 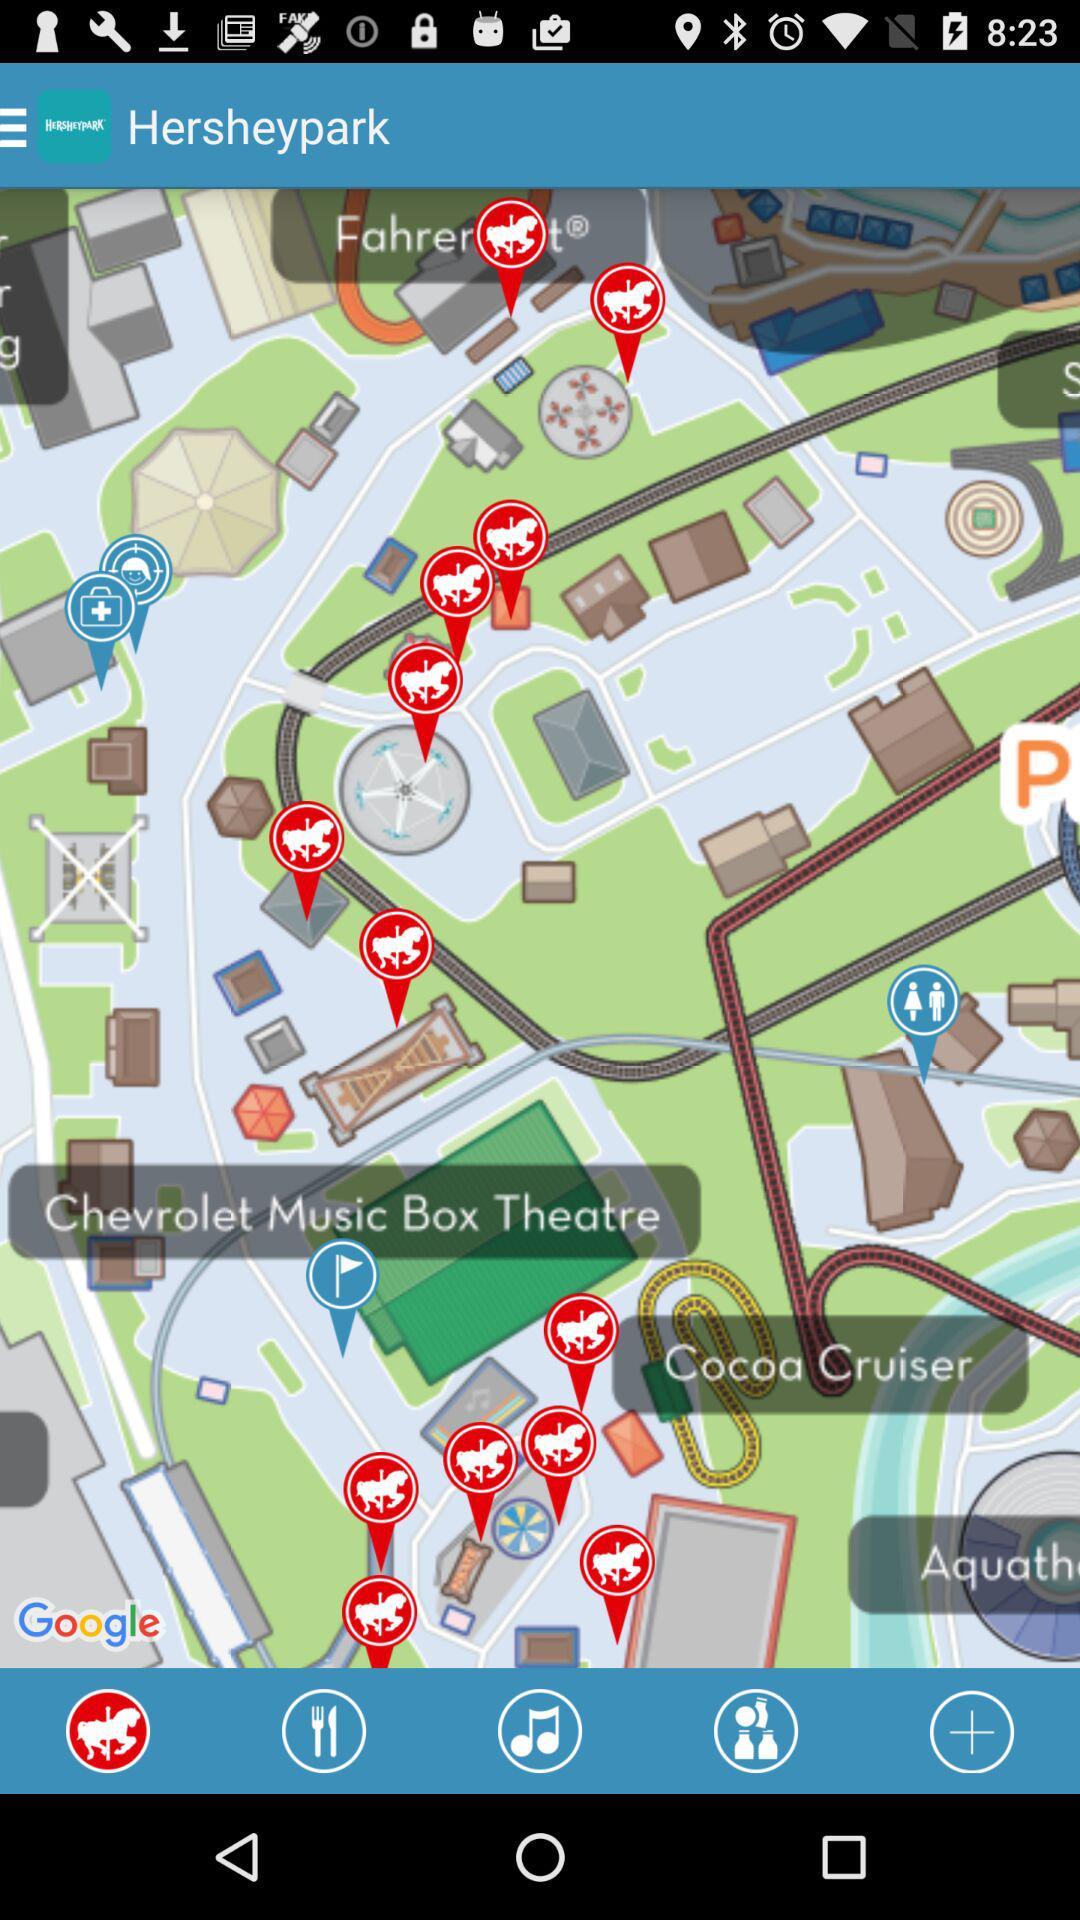 What do you see at coordinates (323, 1730) in the screenshot?
I see `the item below hersheypark app` at bounding box center [323, 1730].